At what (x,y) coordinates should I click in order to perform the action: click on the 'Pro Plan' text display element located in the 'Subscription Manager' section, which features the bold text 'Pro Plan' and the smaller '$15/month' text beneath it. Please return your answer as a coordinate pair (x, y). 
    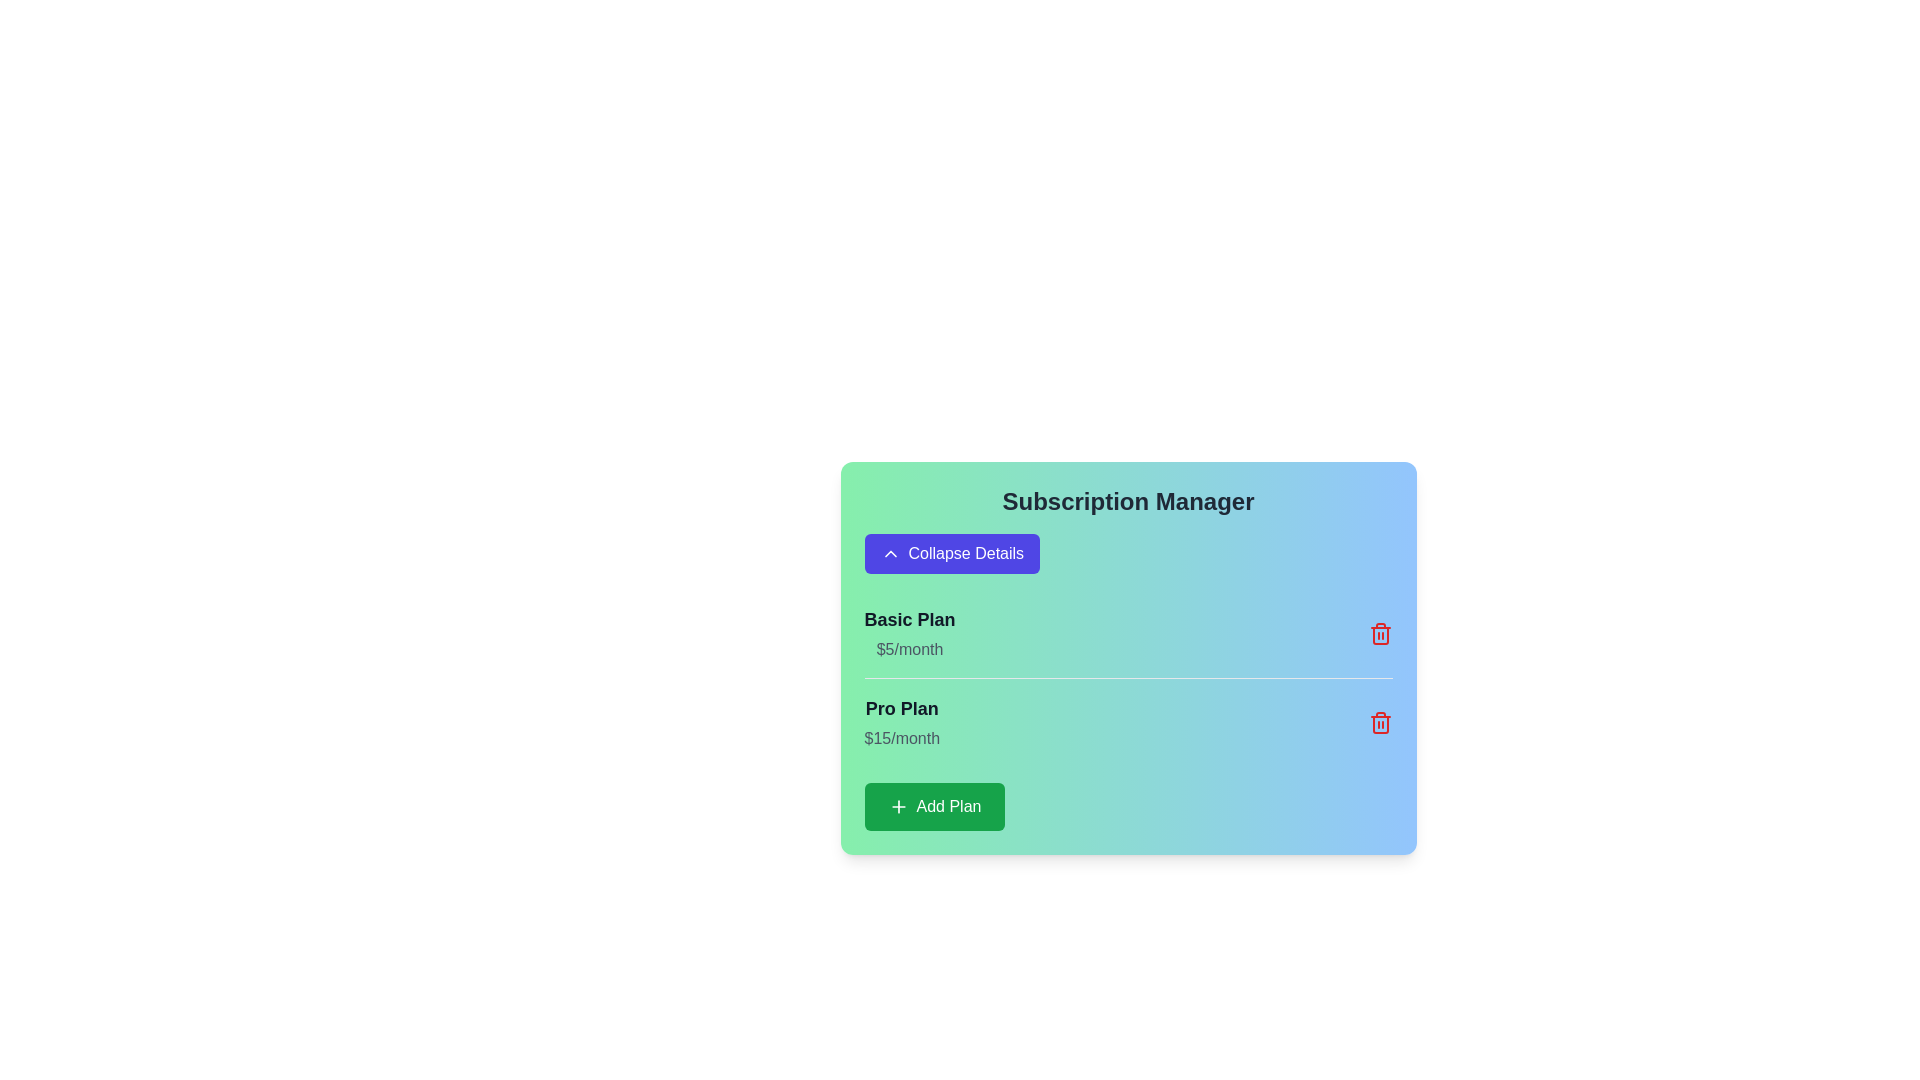
    Looking at the image, I should click on (901, 722).